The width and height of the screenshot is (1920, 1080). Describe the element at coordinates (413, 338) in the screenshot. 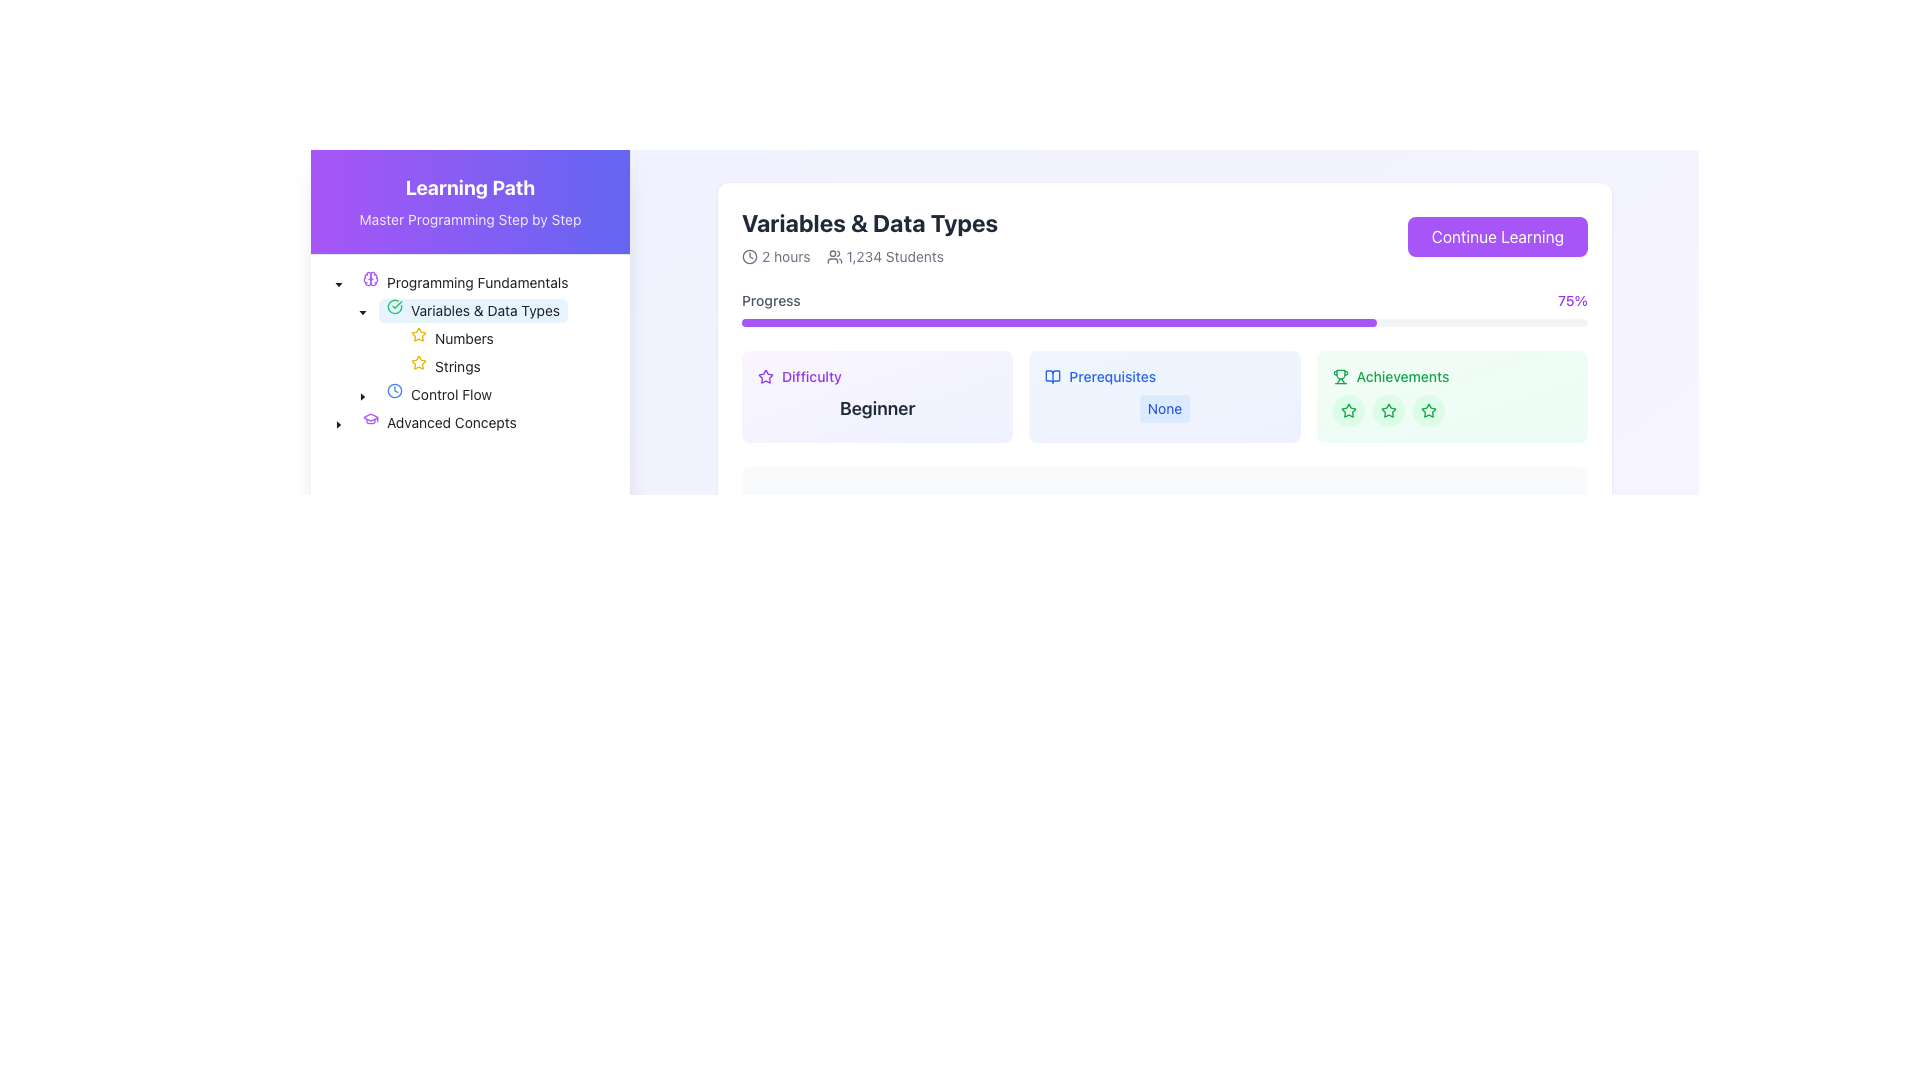

I see `the third item node in the tree structure under 'Variables & Data Types'` at that location.